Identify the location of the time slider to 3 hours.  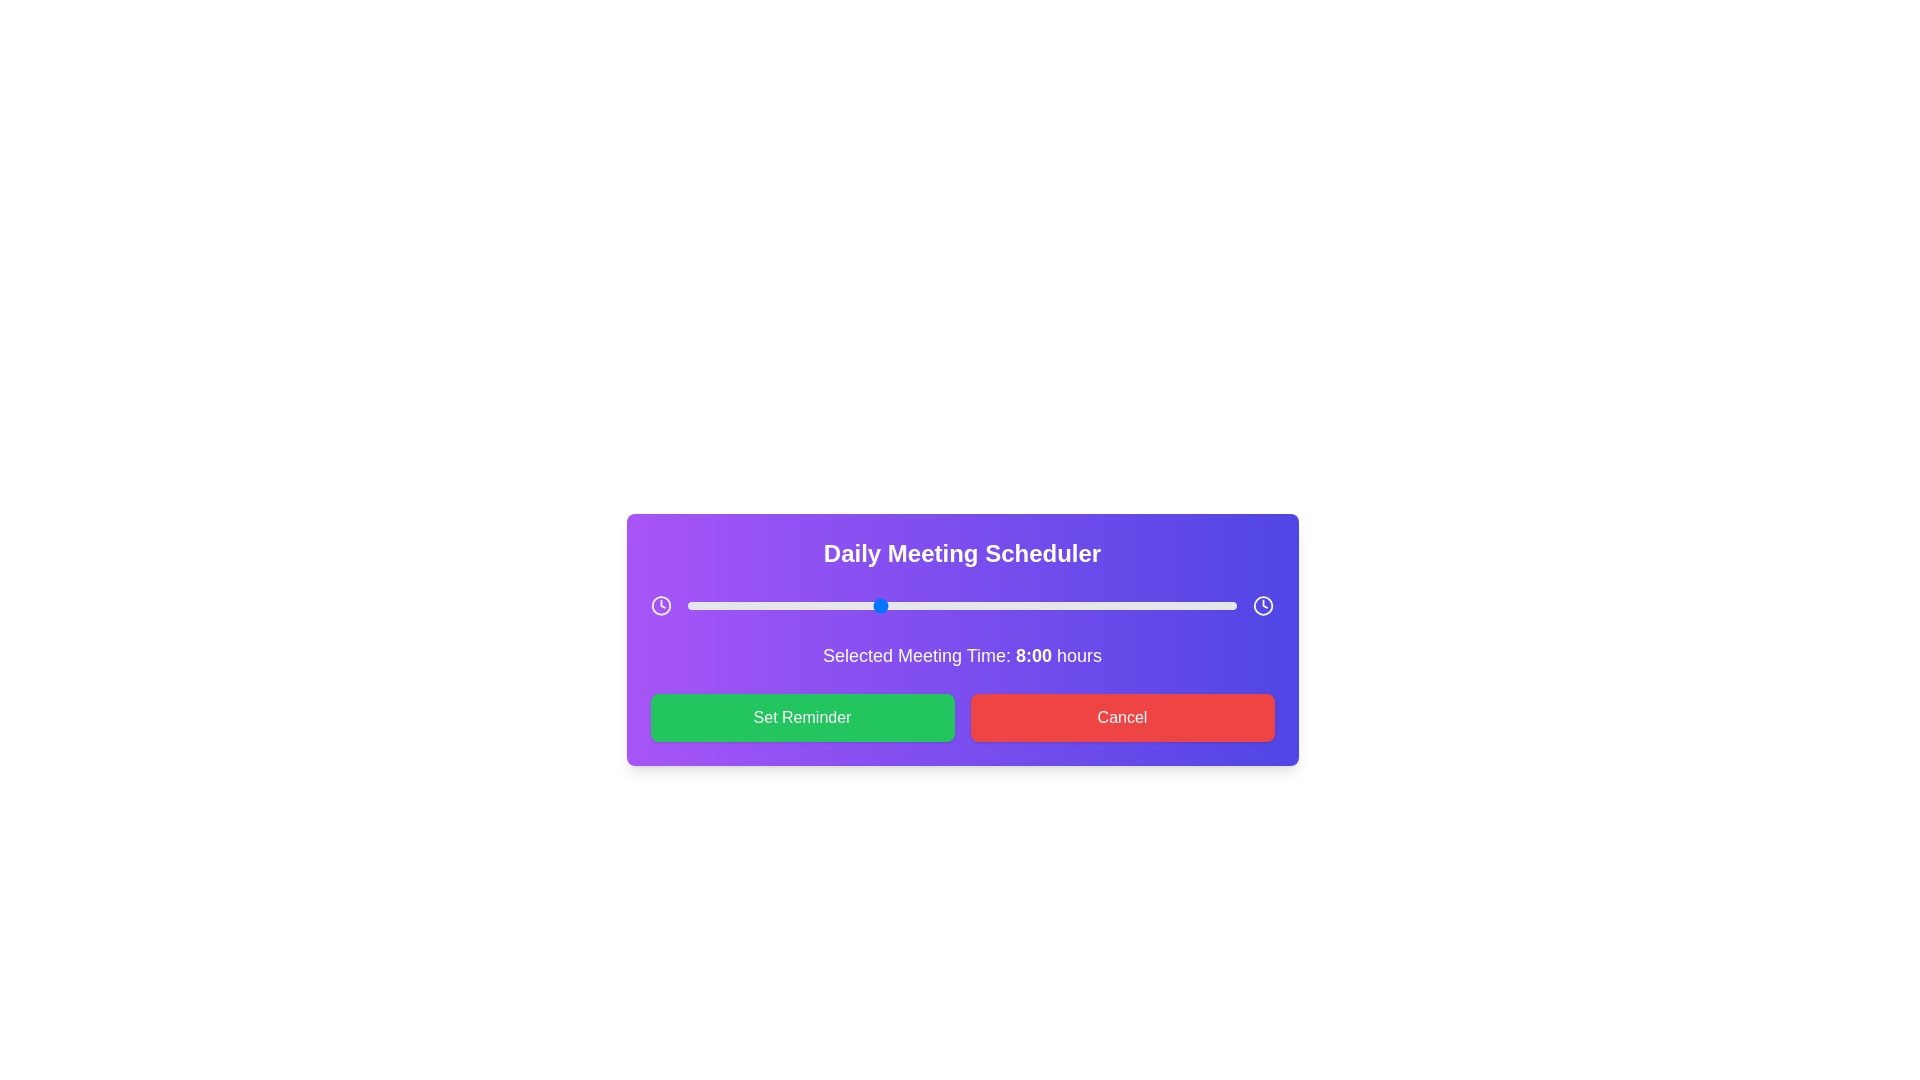
(758, 604).